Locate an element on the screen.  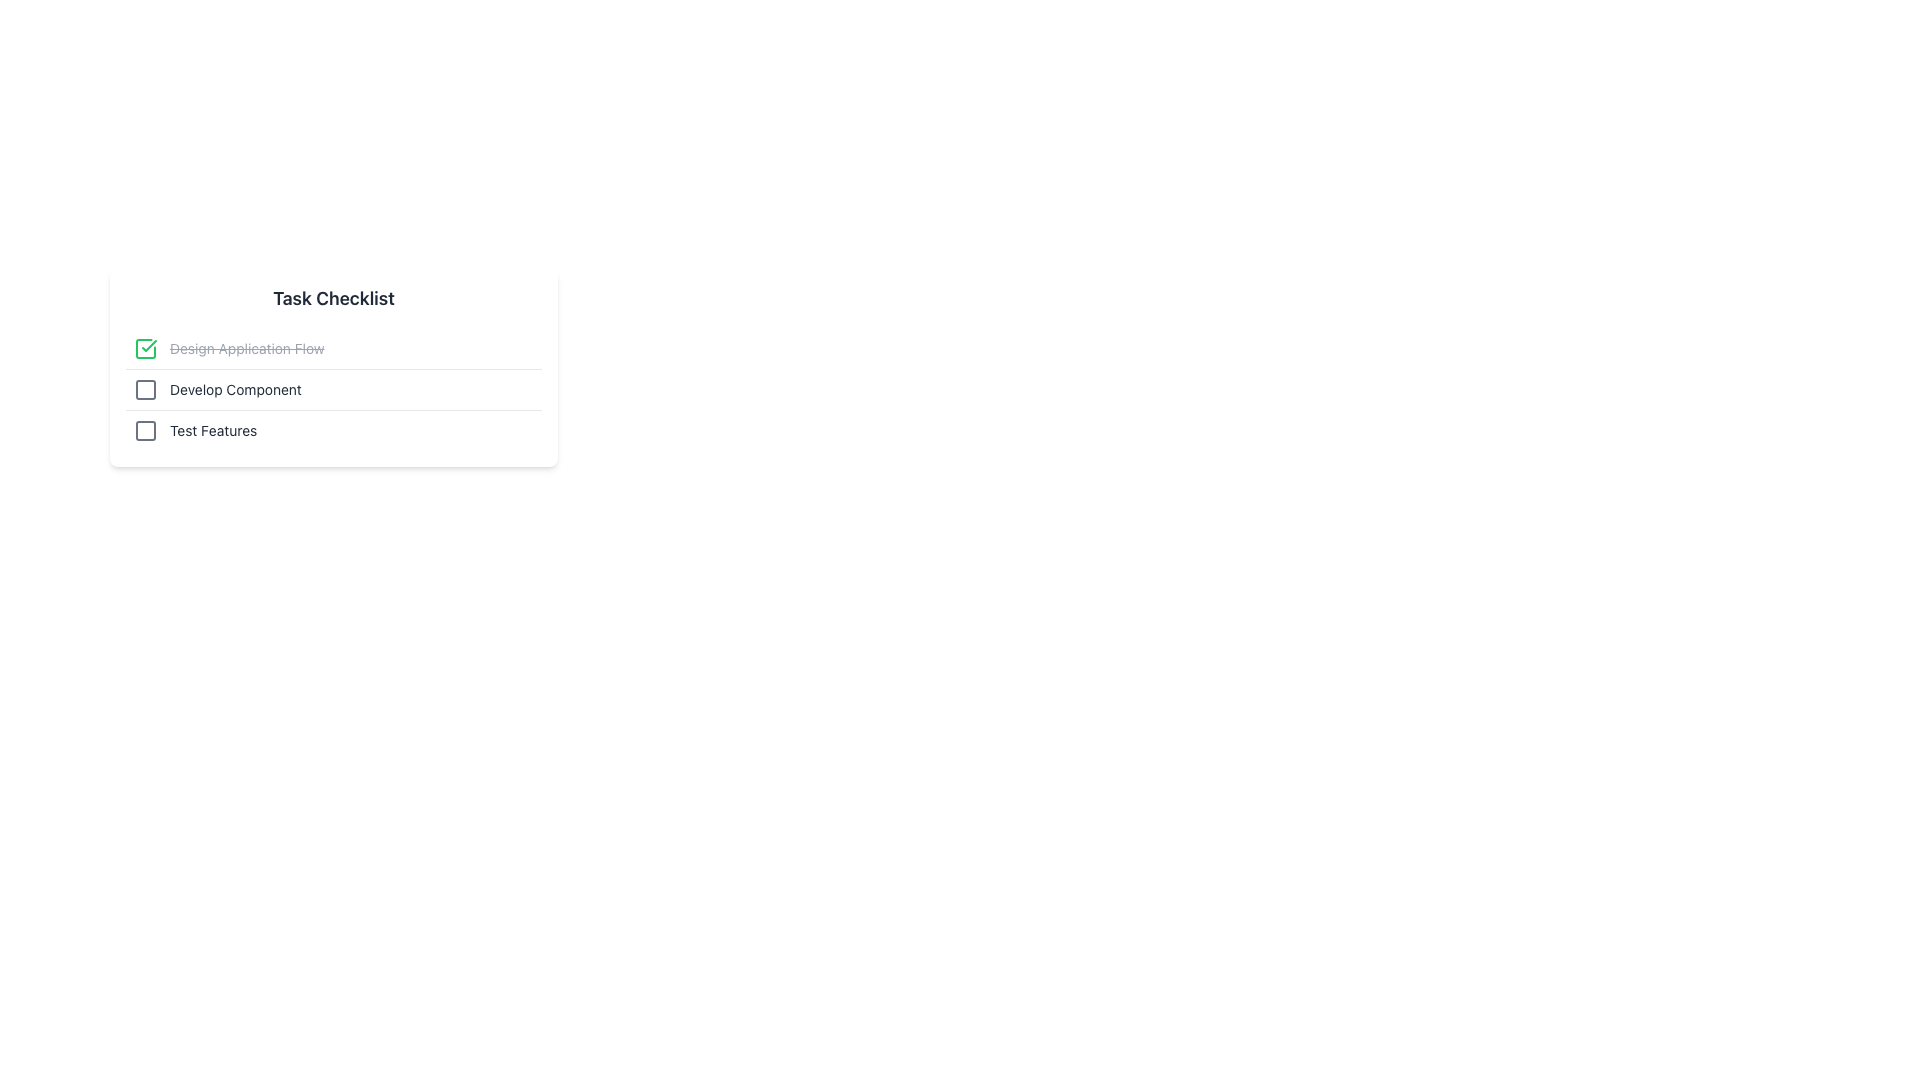
the checkbox for 'Test Features' is located at coordinates (144, 430).